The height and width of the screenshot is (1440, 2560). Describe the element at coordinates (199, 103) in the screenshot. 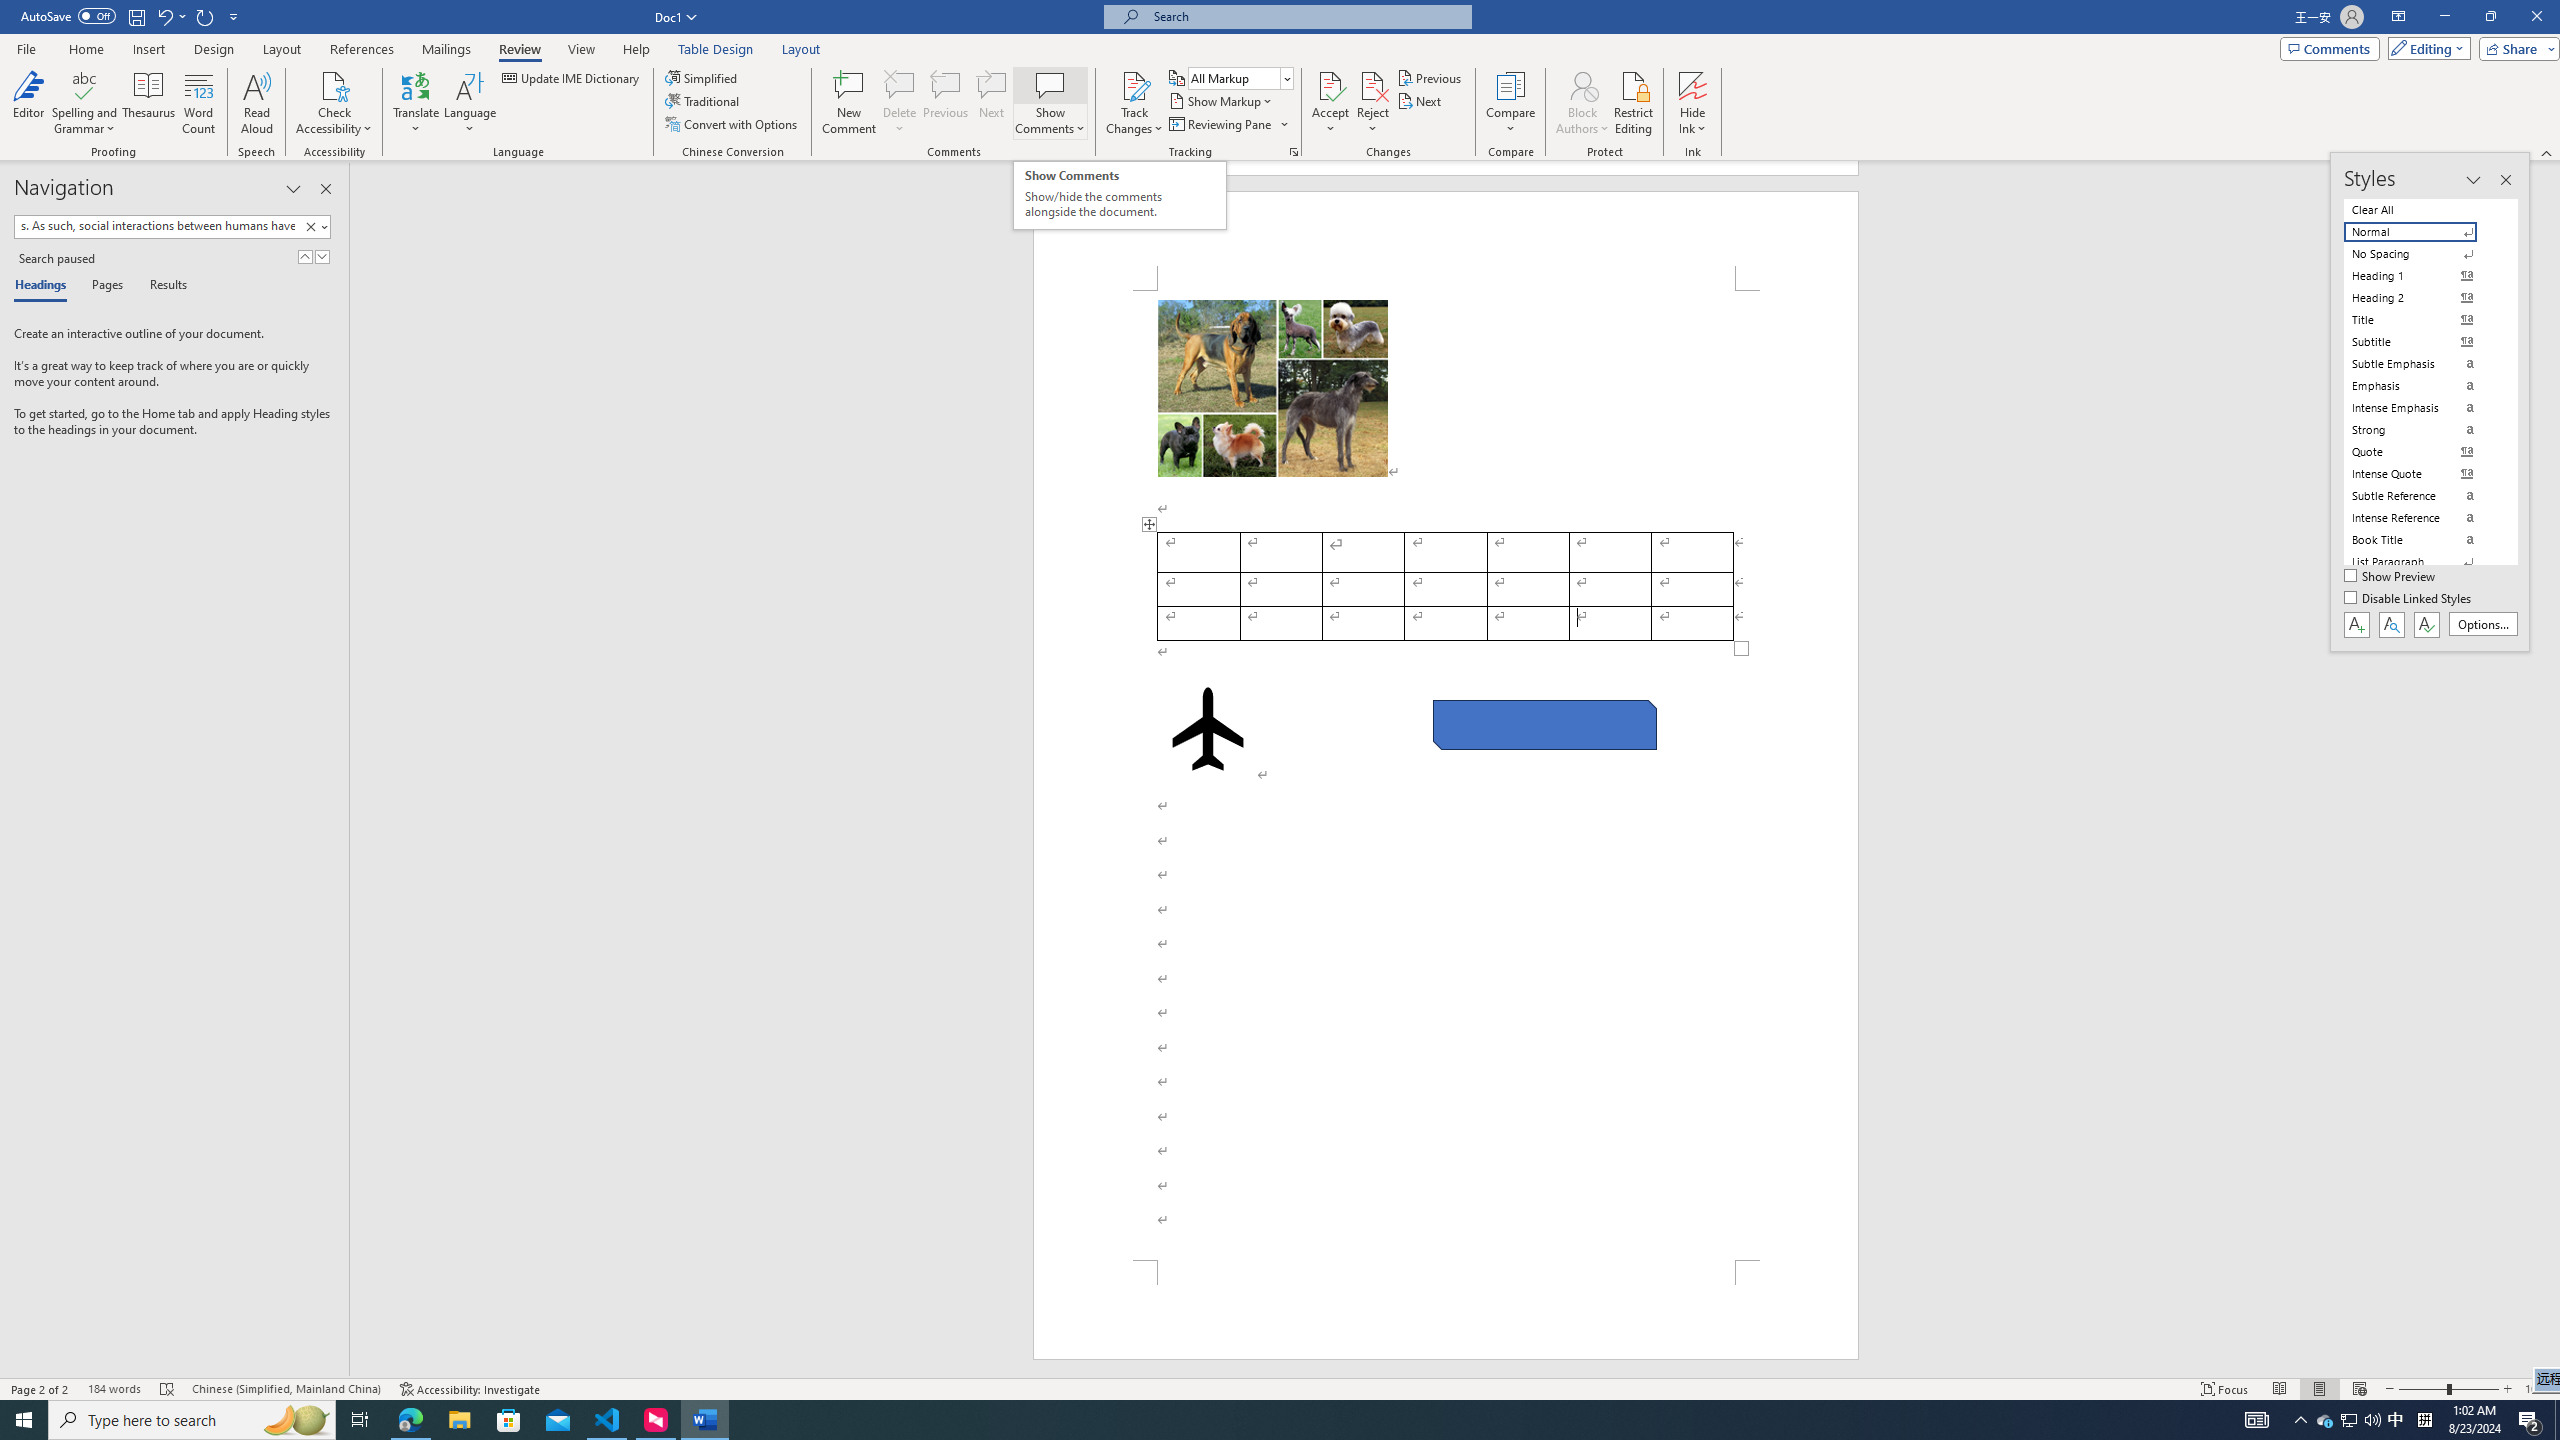

I see `'Word Count'` at that location.